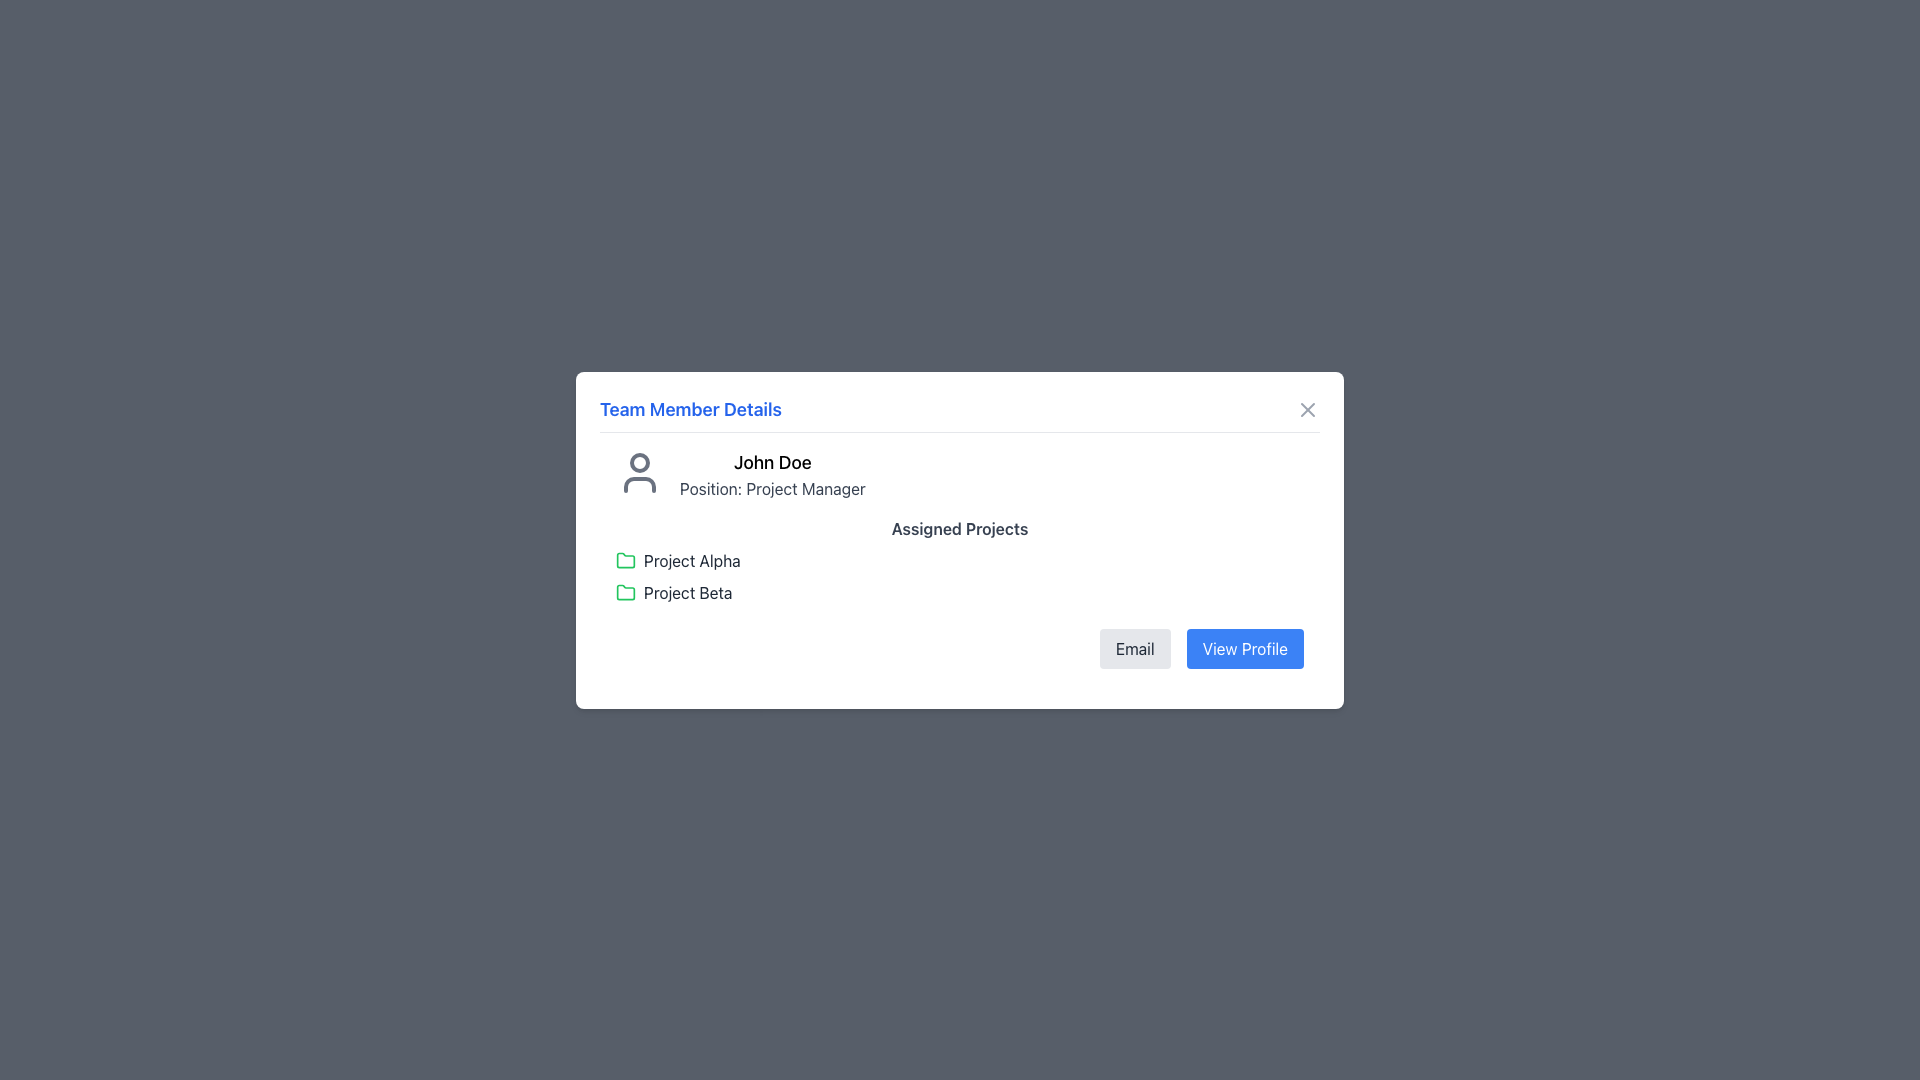  I want to click on the small gray close button (styled as an 'X') located in the top right corner of the modal header bar, to the right of 'Team Member Details', to initiate the close action, so click(1308, 407).